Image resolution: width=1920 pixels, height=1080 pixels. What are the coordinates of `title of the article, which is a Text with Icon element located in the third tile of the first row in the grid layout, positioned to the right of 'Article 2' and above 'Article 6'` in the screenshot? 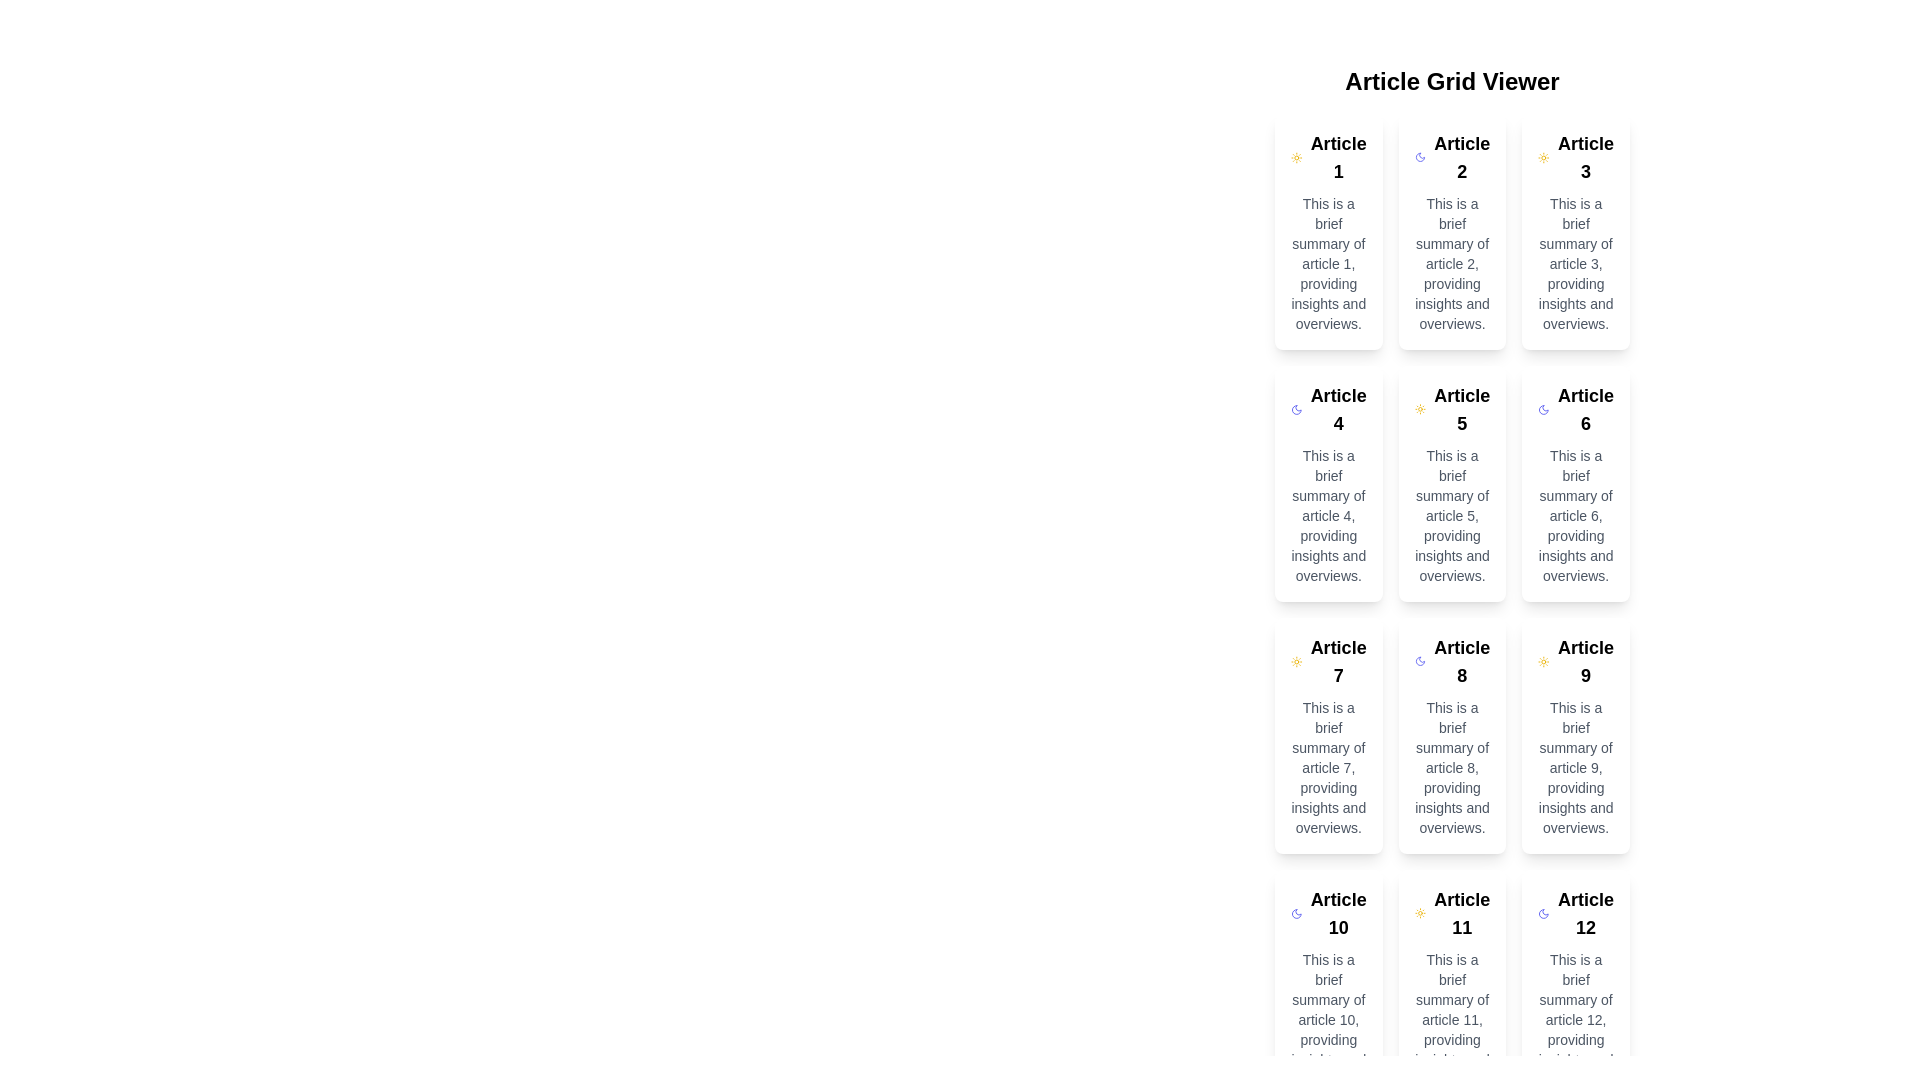 It's located at (1575, 157).